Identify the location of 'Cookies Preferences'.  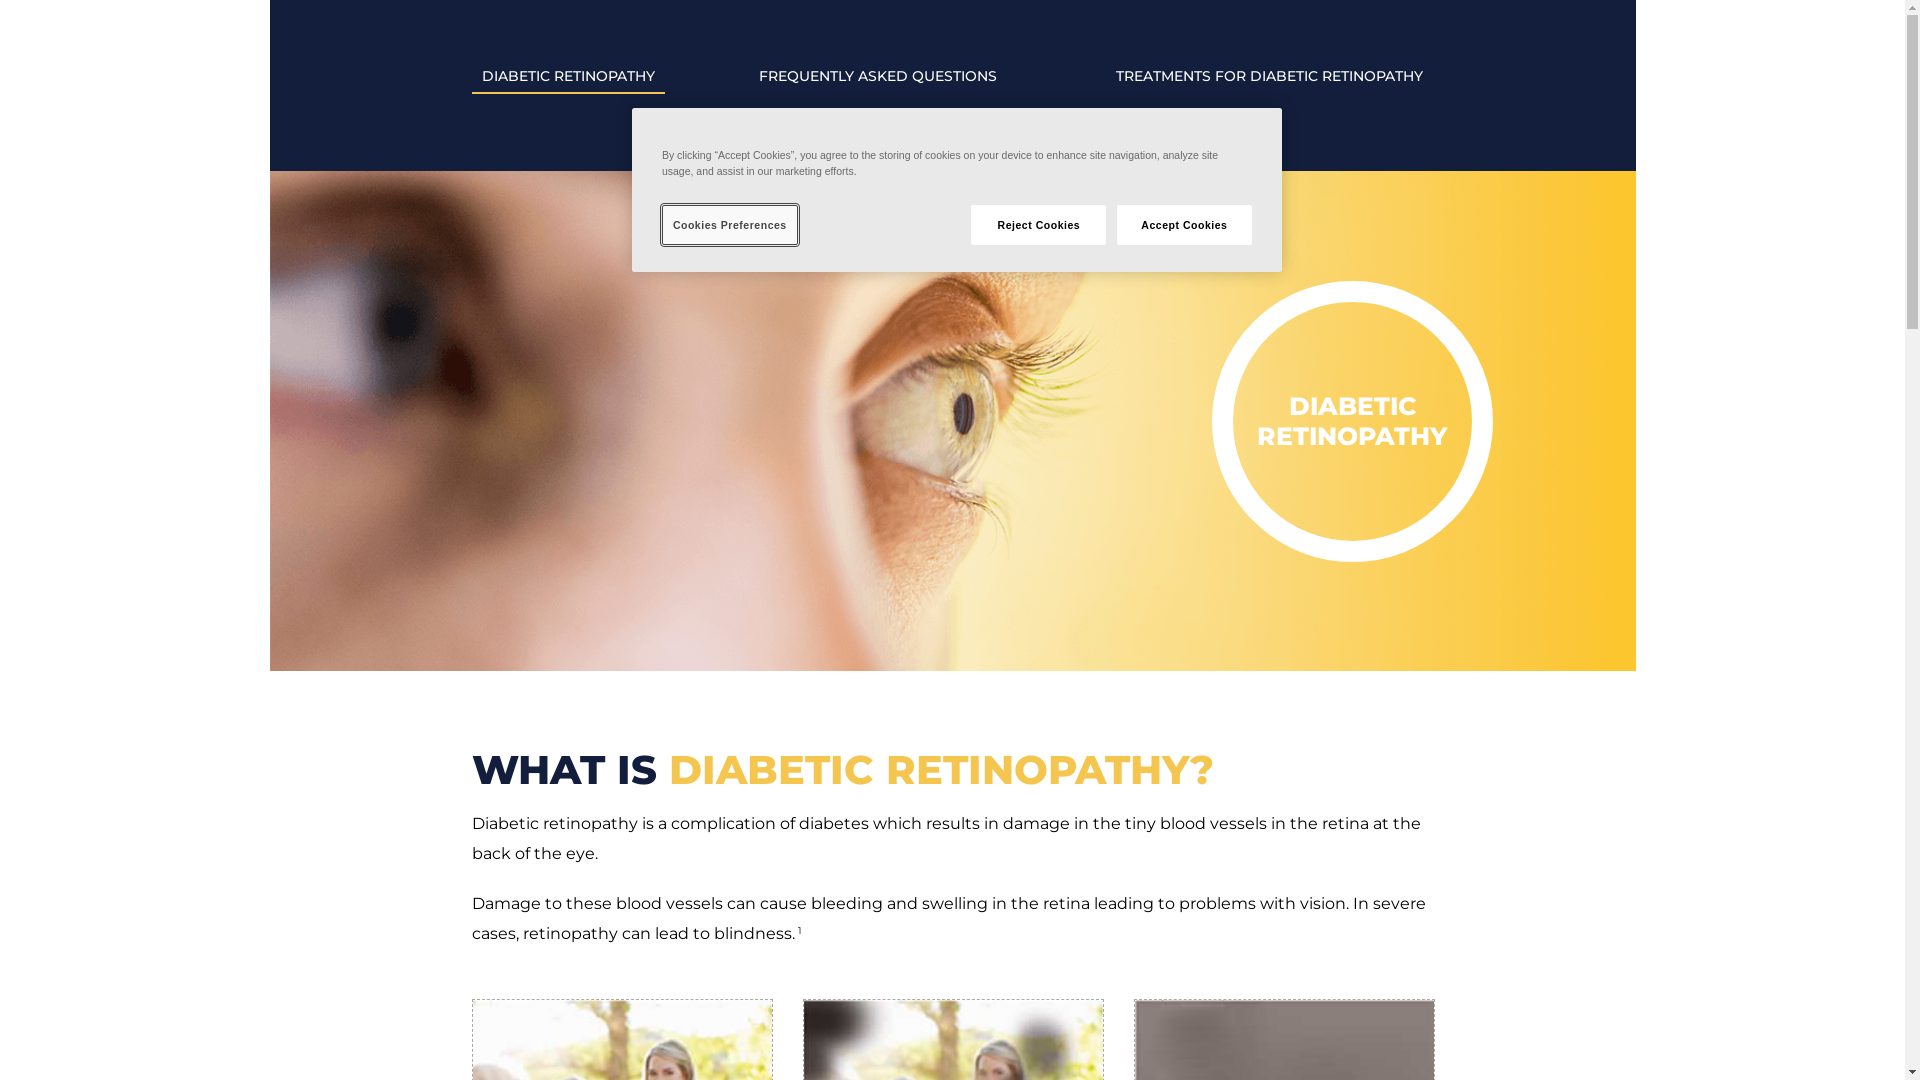
(728, 224).